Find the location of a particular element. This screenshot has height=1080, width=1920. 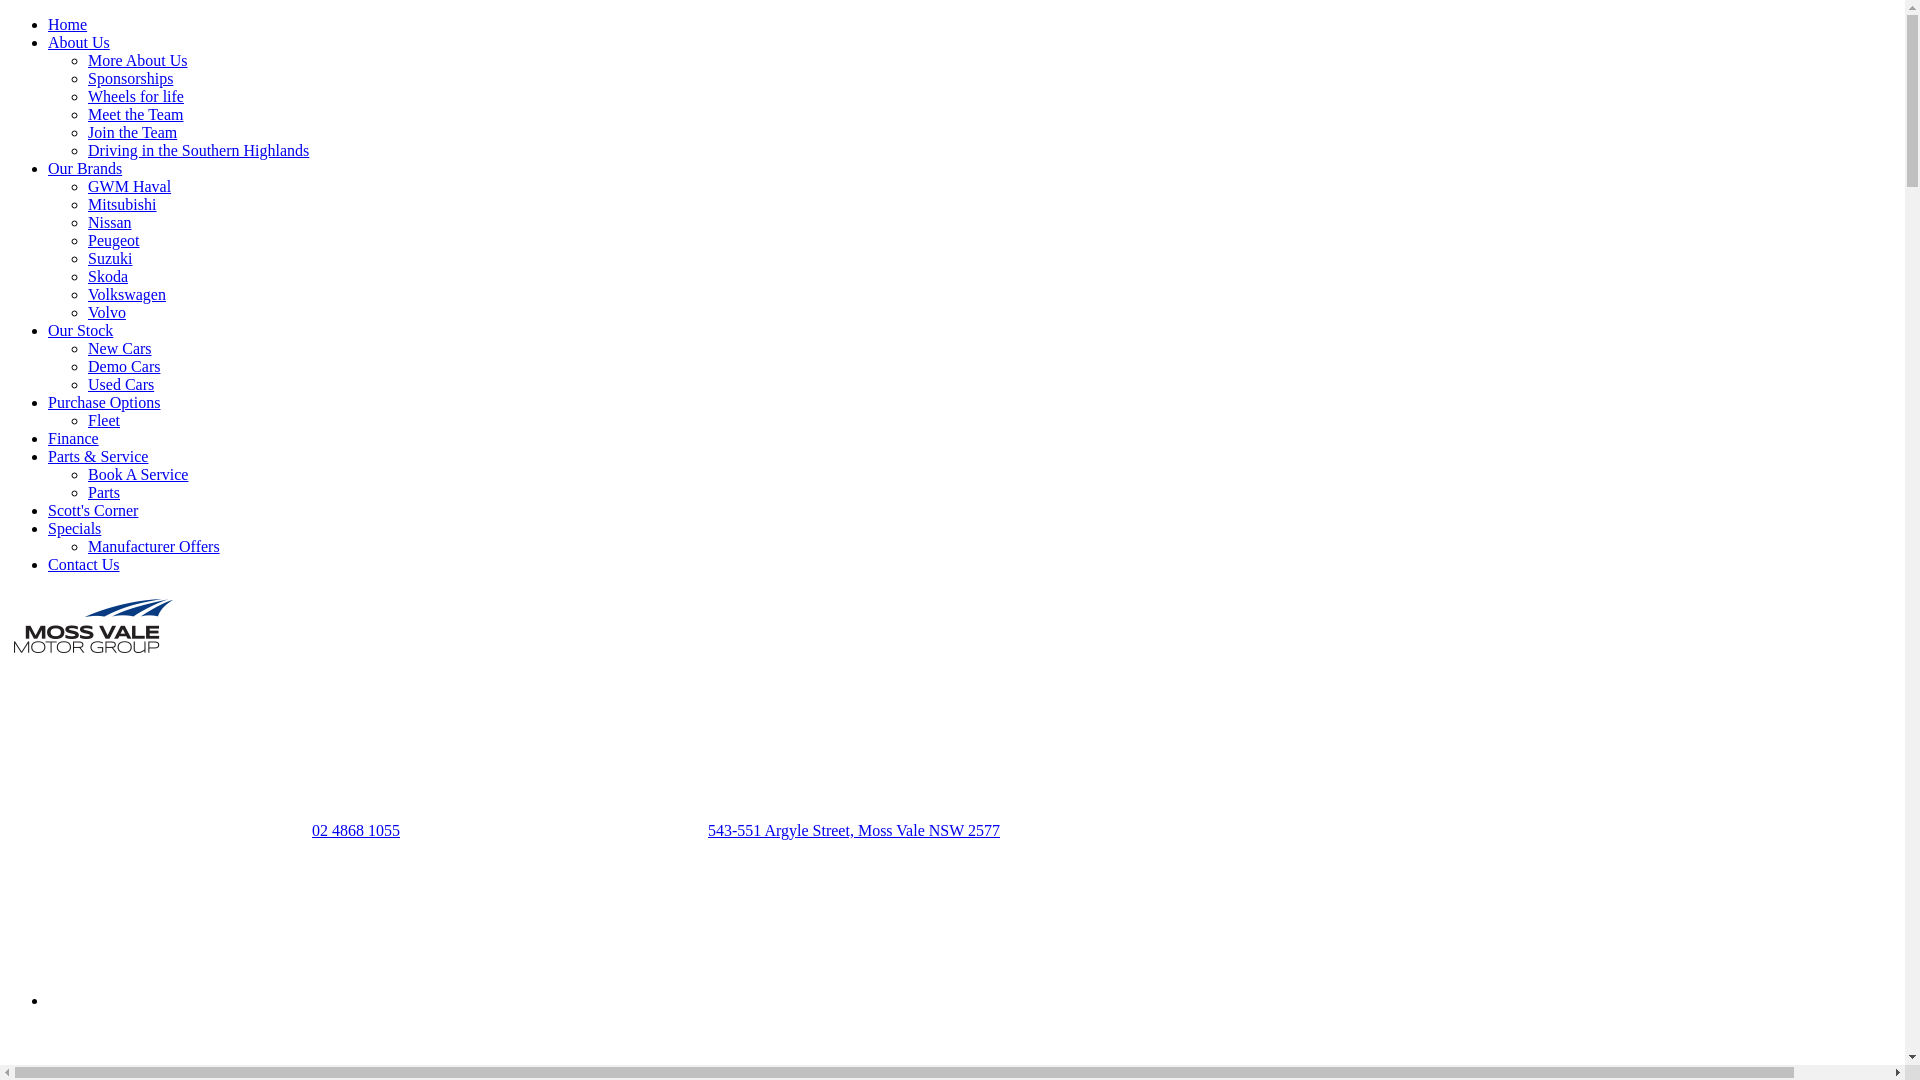

'Contact Us' is located at coordinates (48, 564).